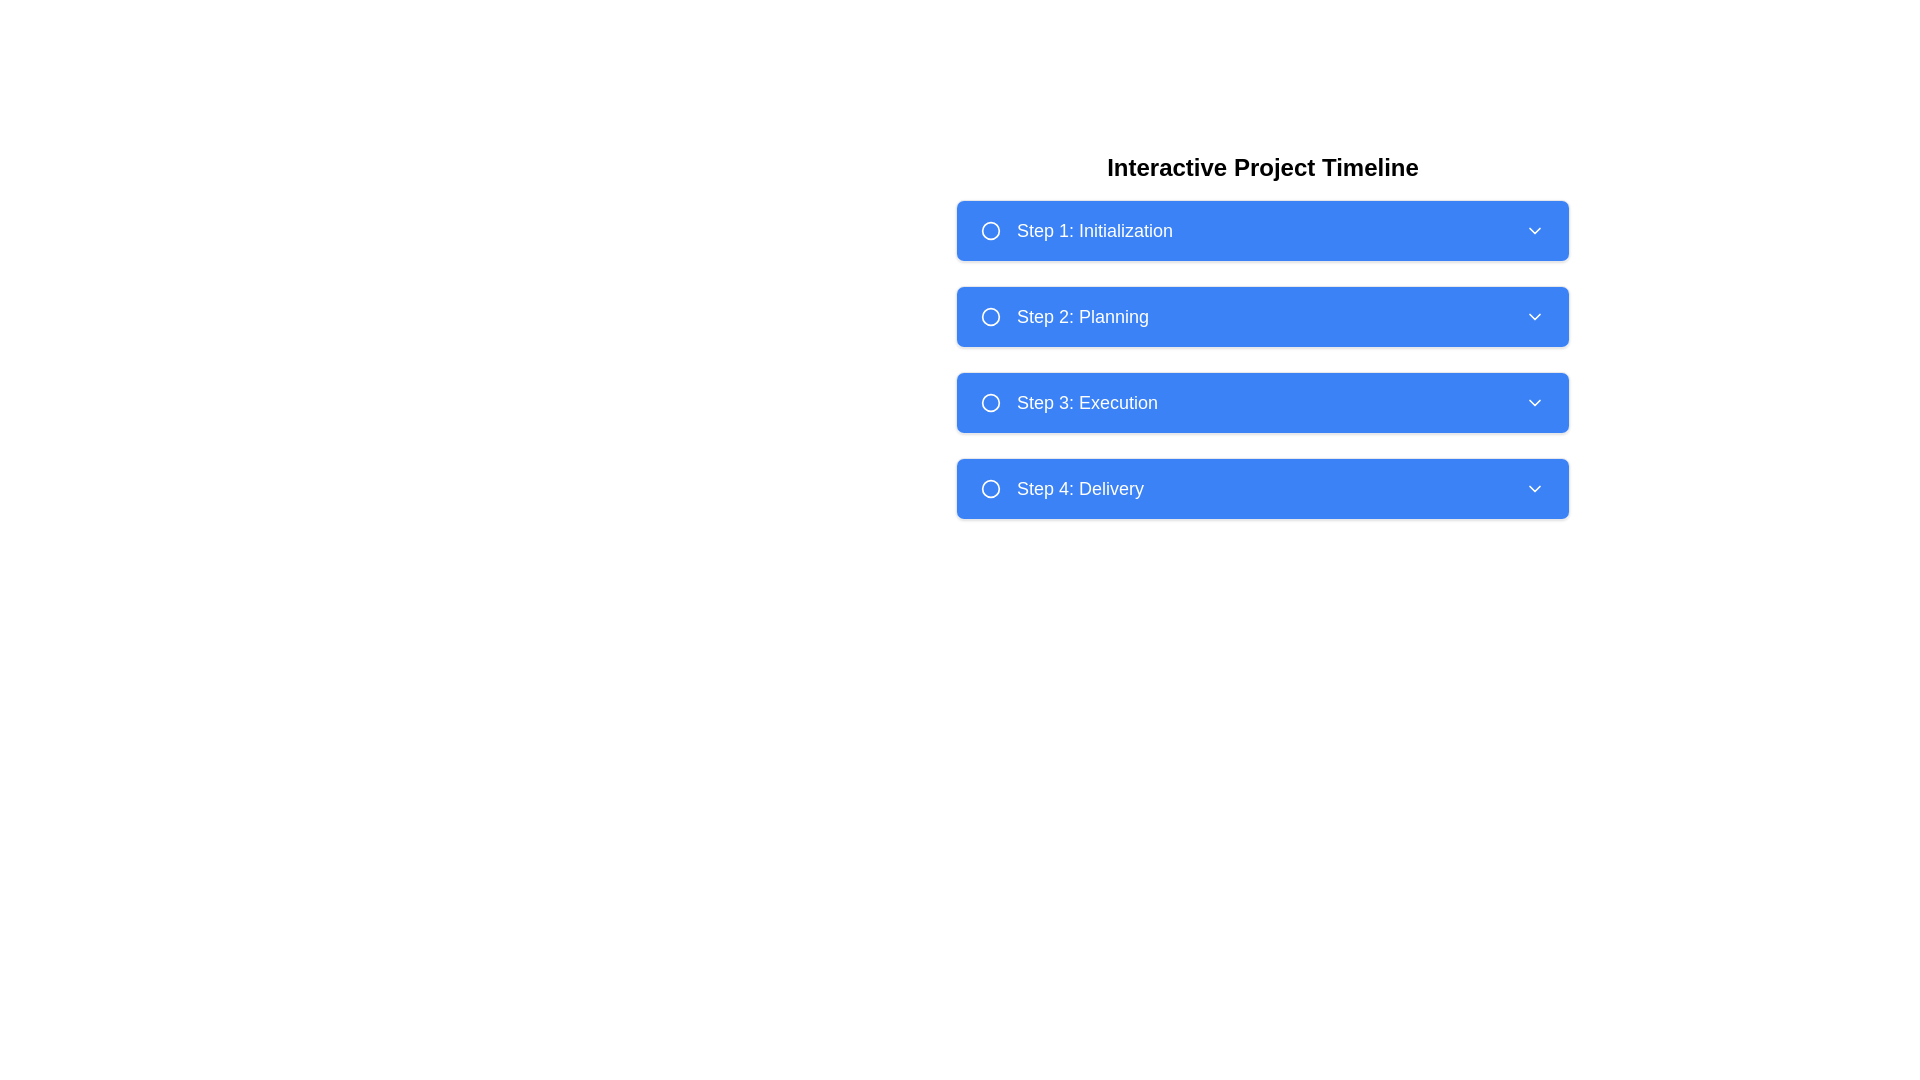 Image resolution: width=1920 pixels, height=1080 pixels. Describe the element at coordinates (1261, 167) in the screenshot. I see `the static text header reading 'Interactive Project Timeline'` at that location.